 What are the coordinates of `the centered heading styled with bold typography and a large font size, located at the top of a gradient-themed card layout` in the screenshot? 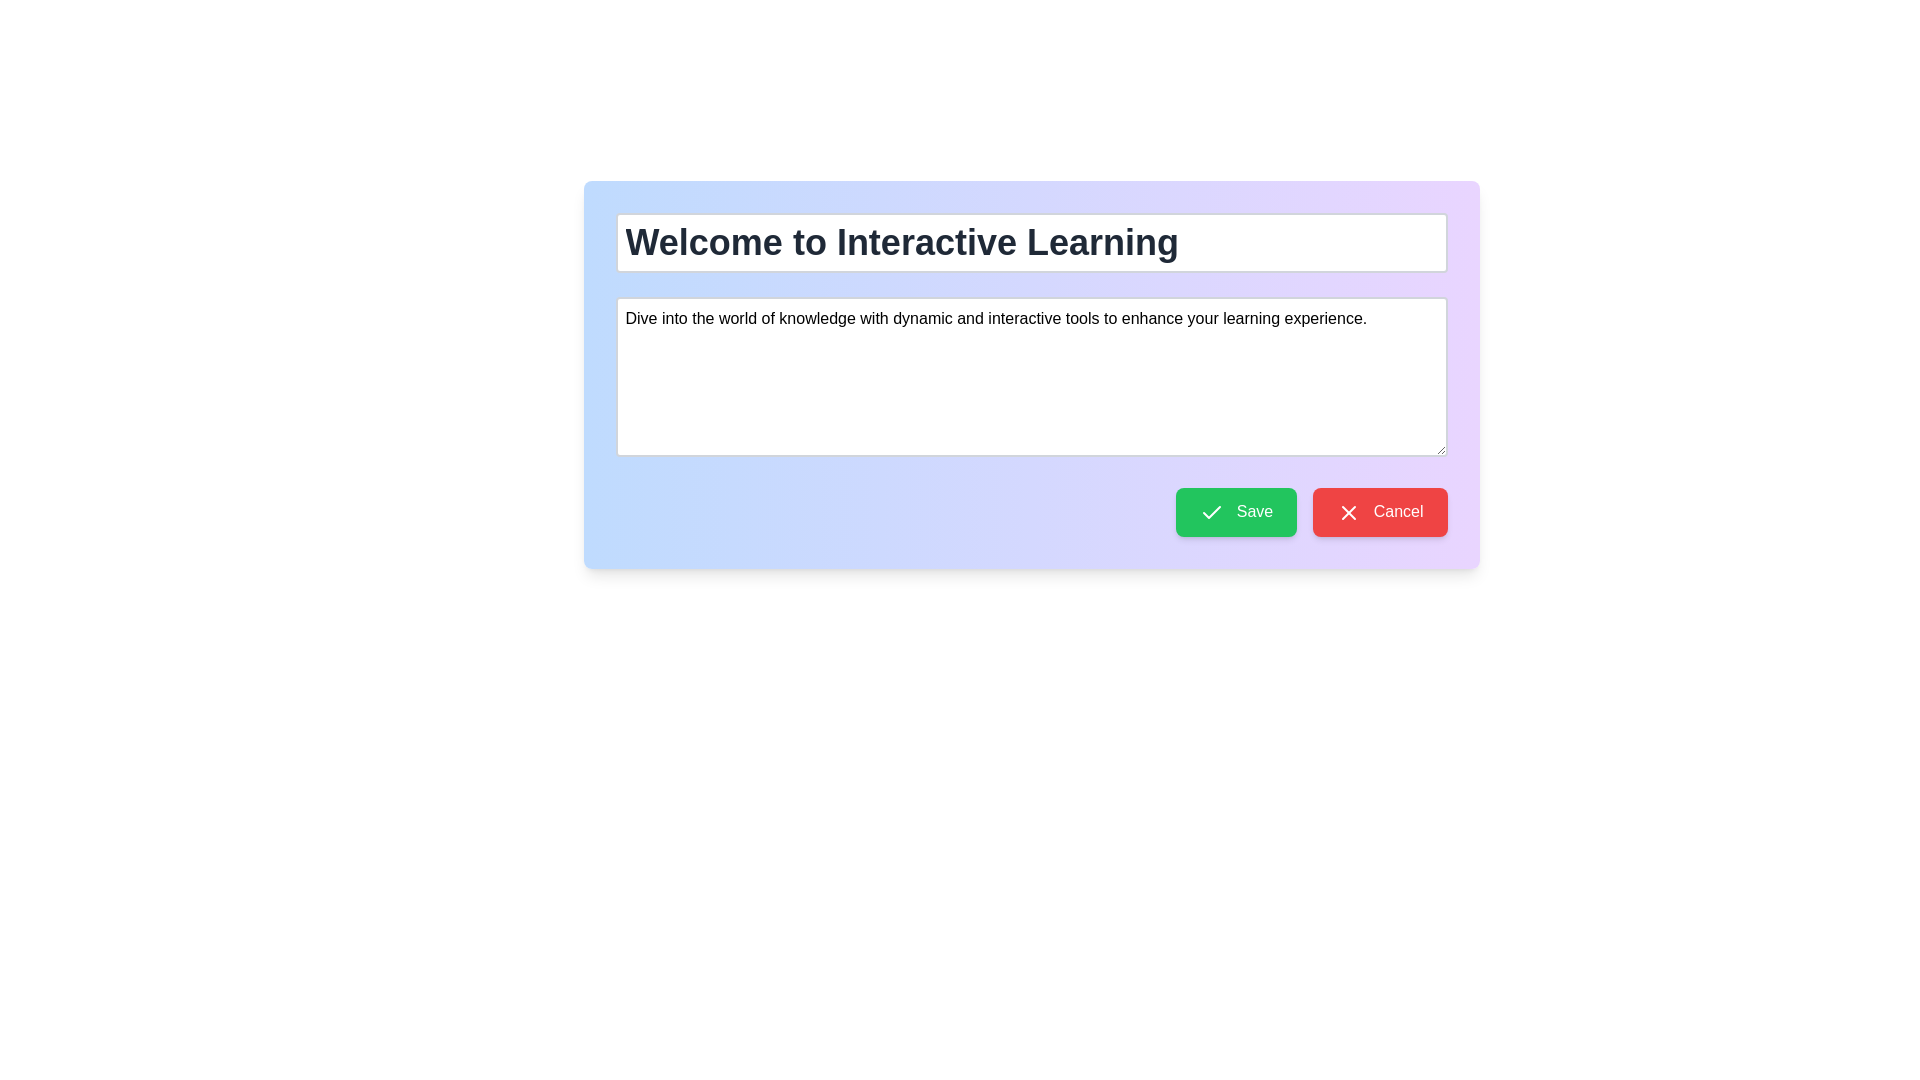 It's located at (1031, 242).